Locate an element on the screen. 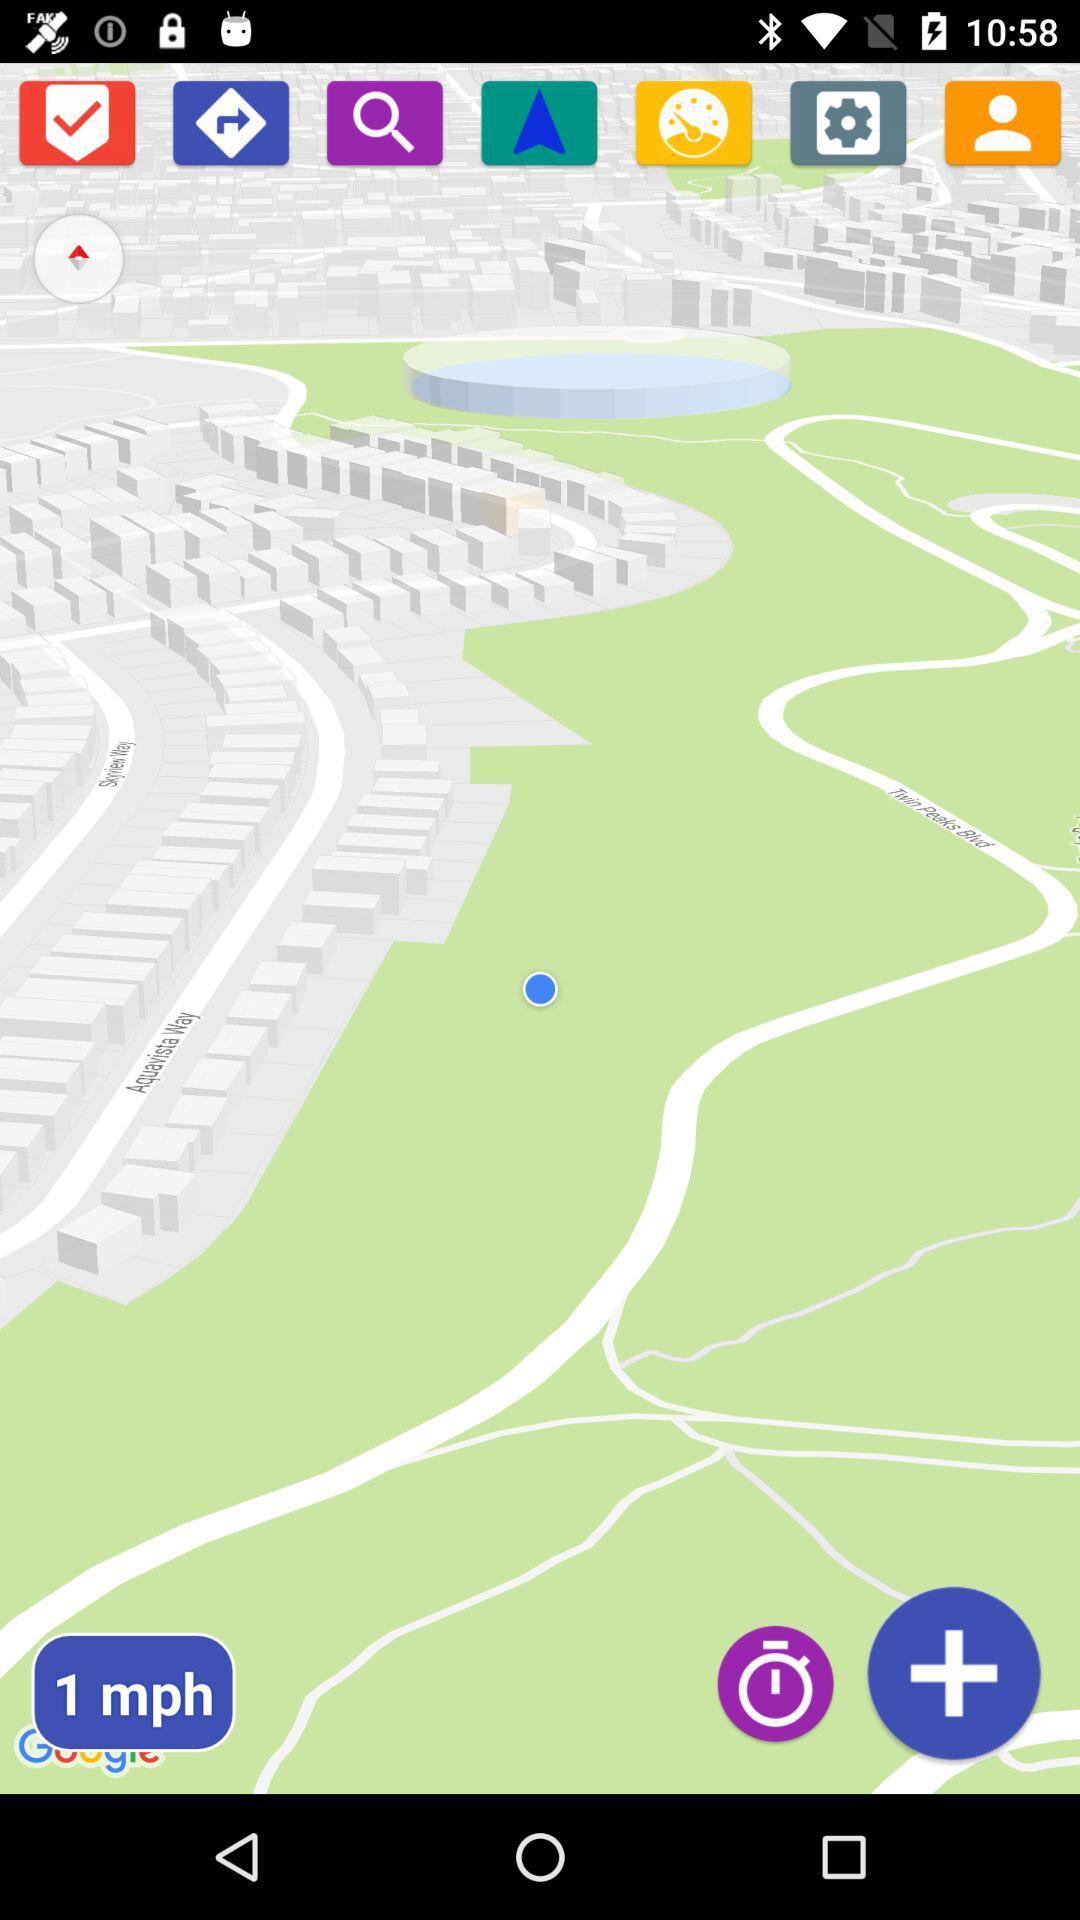 The height and width of the screenshot is (1920, 1080). the explore icon is located at coordinates (77, 257).